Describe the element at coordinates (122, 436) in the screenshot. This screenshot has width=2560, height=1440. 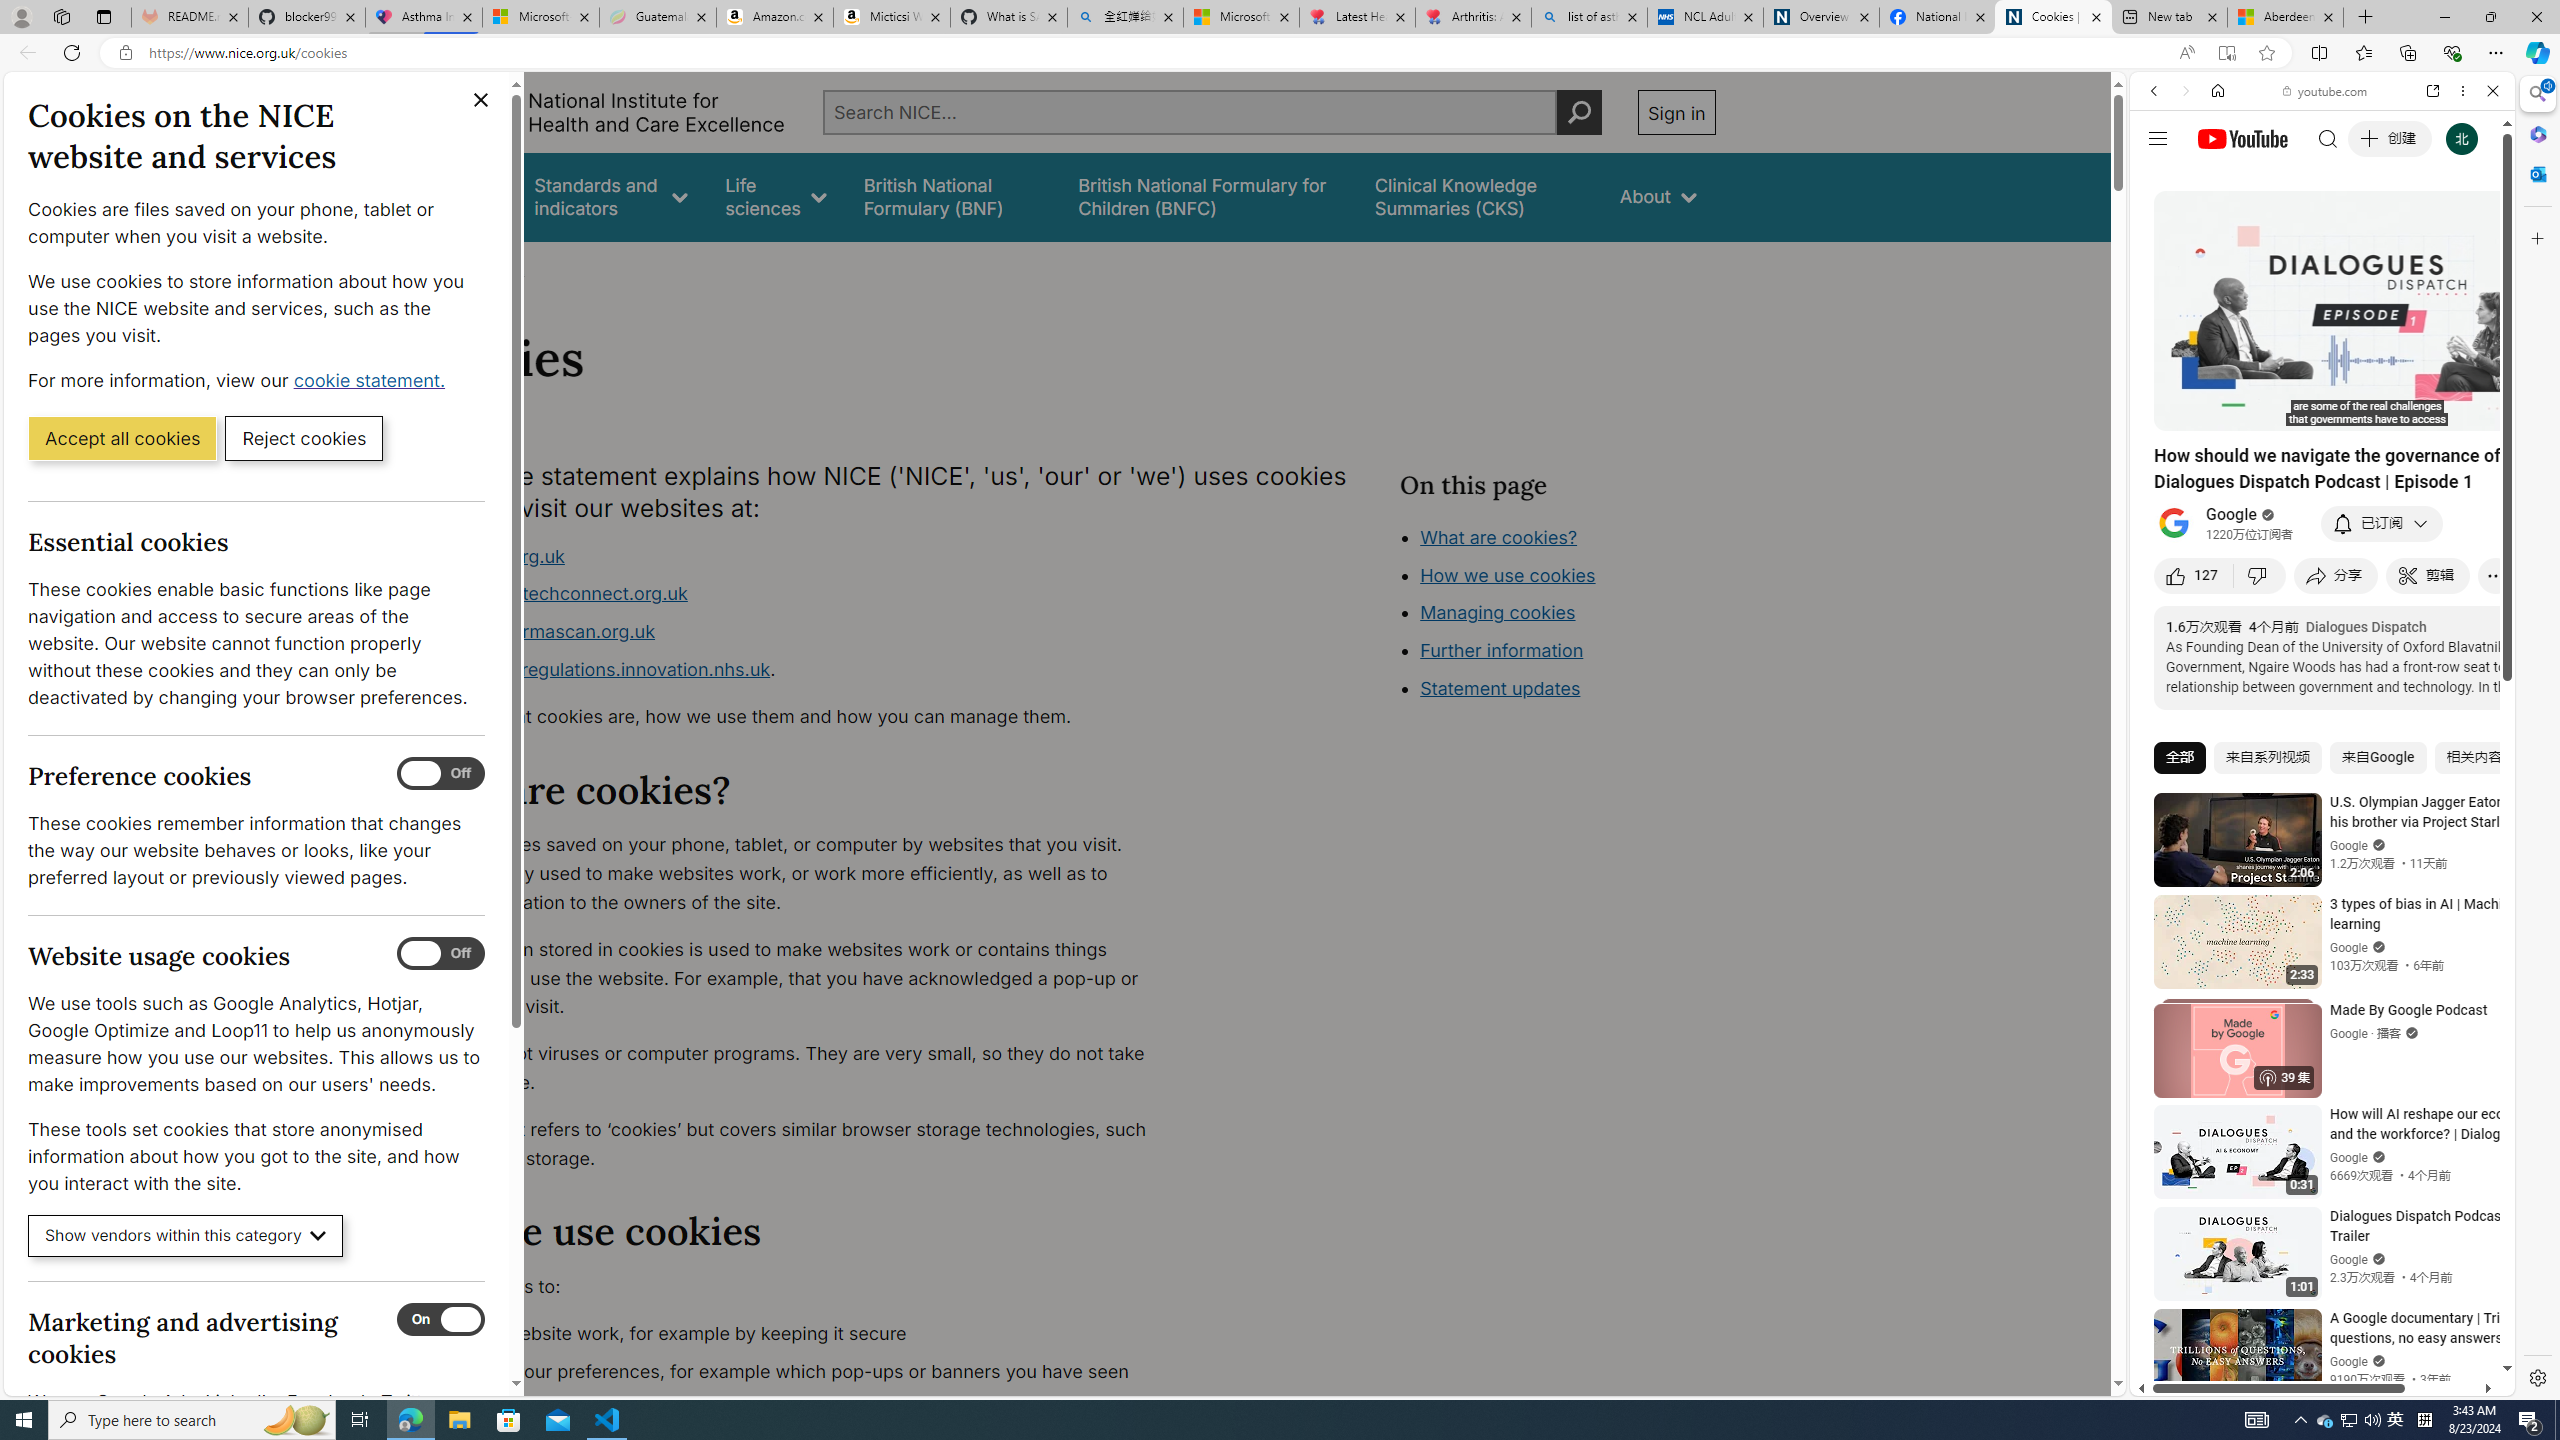
I see `'Accept all cookies'` at that location.